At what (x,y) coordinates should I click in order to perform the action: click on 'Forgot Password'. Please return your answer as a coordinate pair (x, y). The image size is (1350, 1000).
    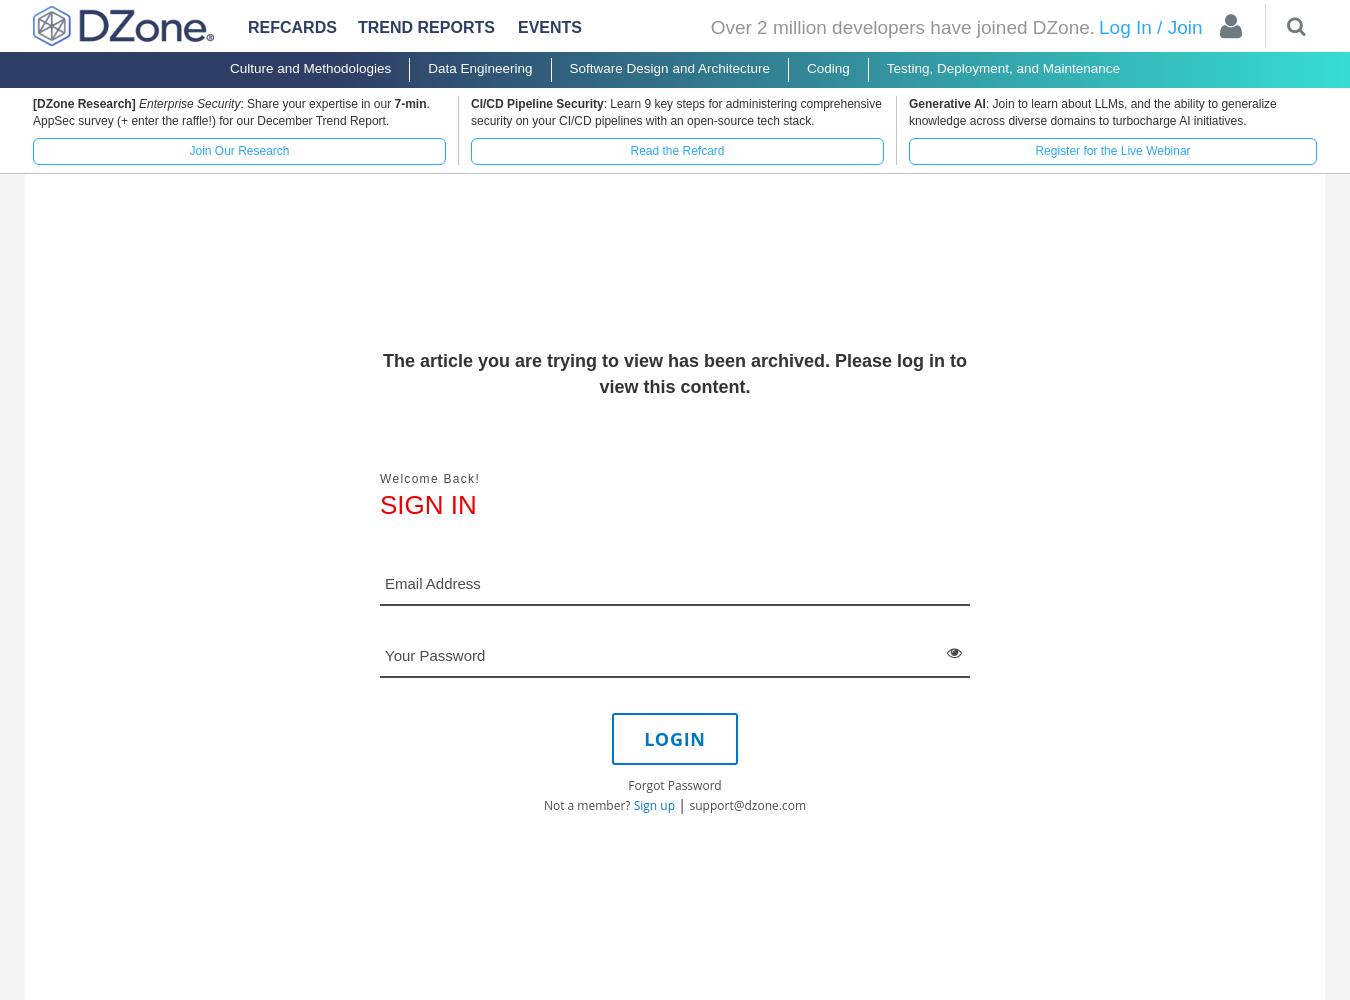
    Looking at the image, I should click on (628, 784).